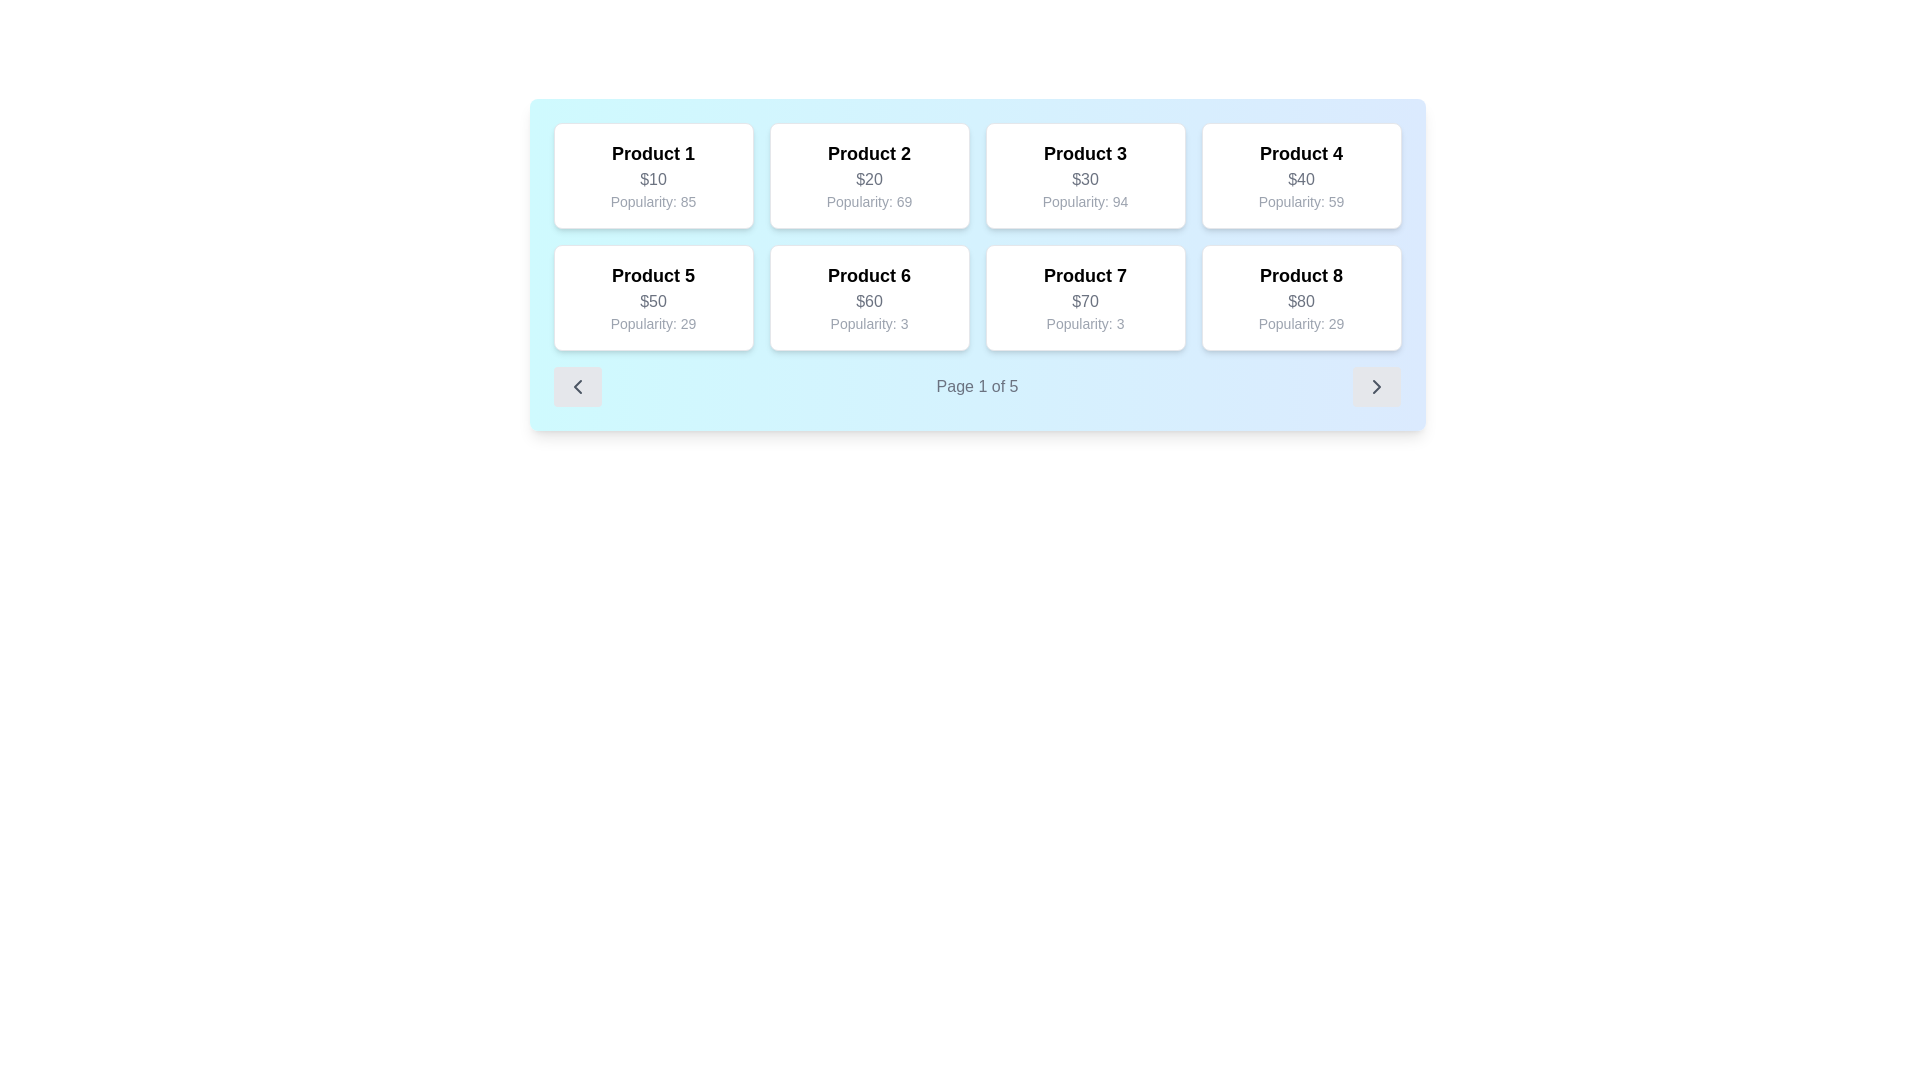  What do you see at coordinates (1301, 297) in the screenshot?
I see `the informational card displaying product details with the title 'Product 8', priced at '$80', located in the second row and fourth column of the grid layout` at bounding box center [1301, 297].